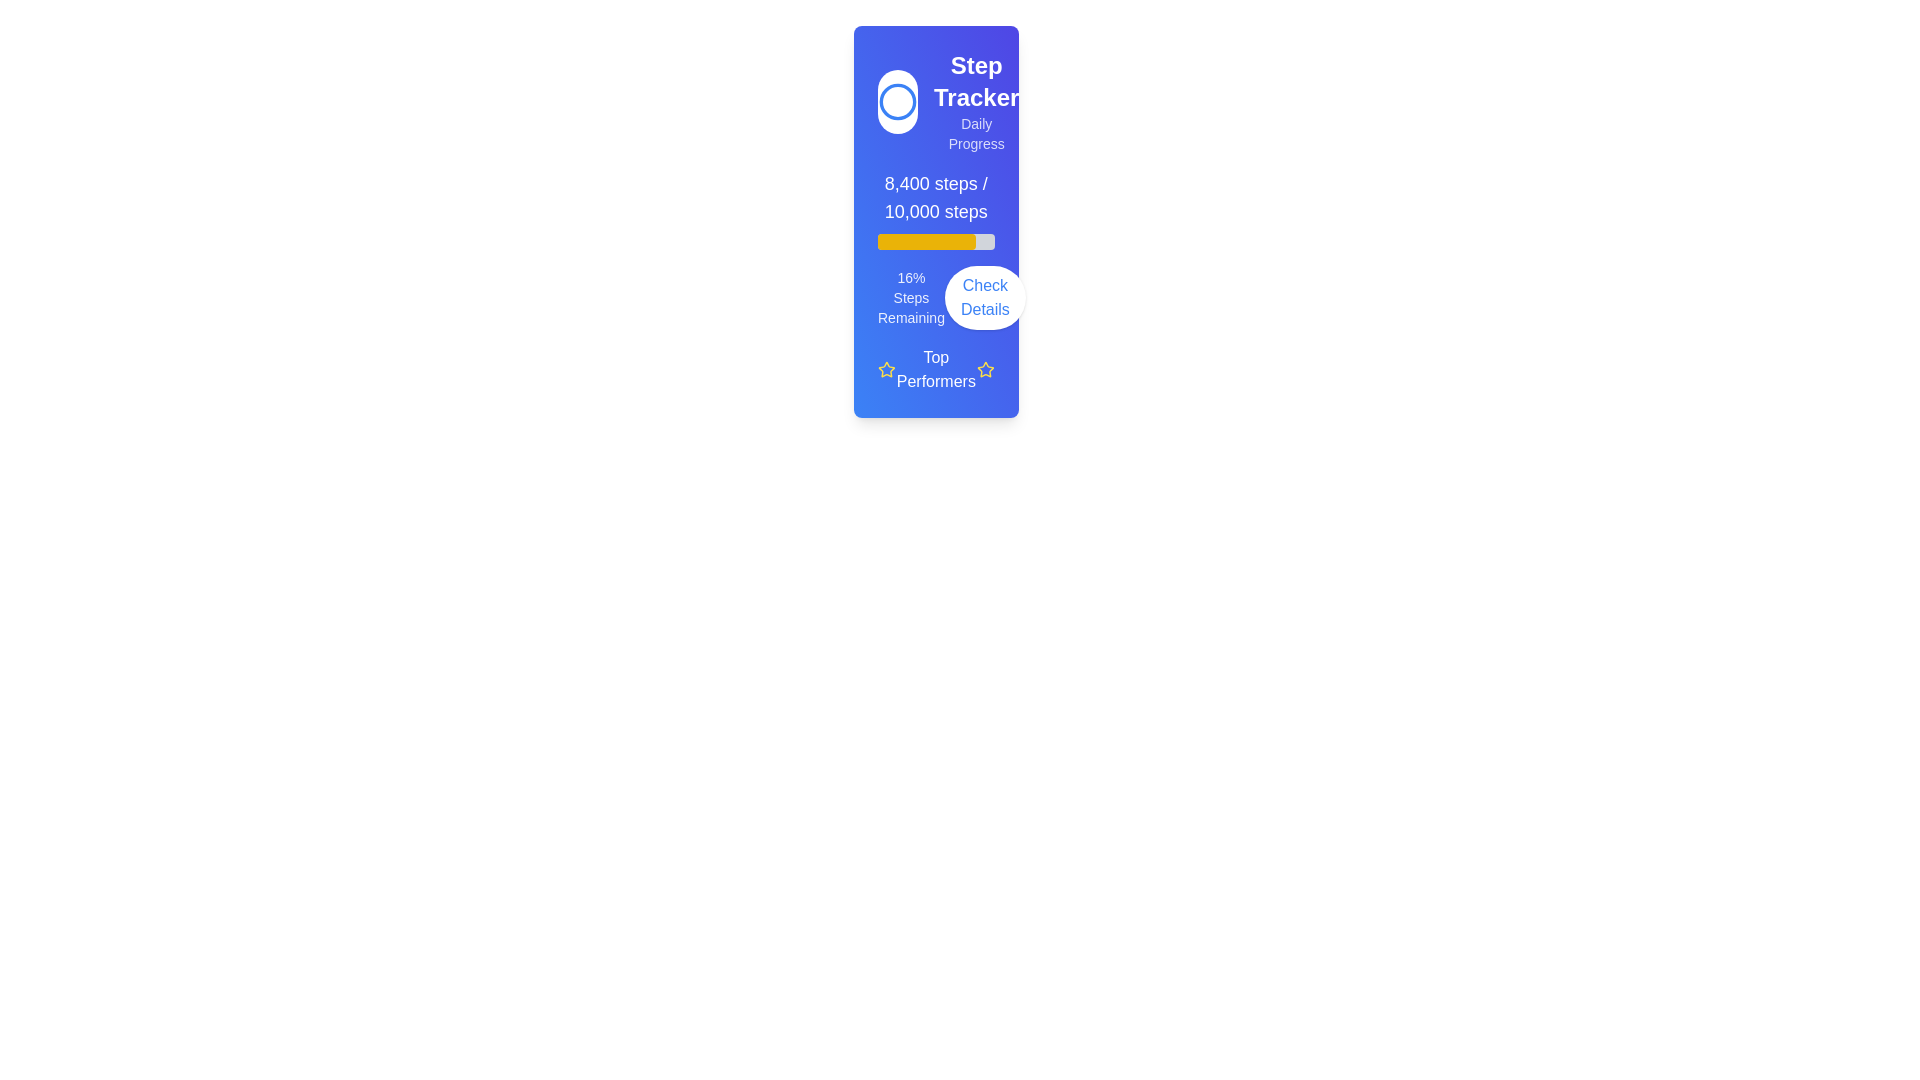  I want to click on the leftmost star-shaped icon in the 'Top Performers' section, which is styled with a yellow outline and no fill, so click(885, 370).